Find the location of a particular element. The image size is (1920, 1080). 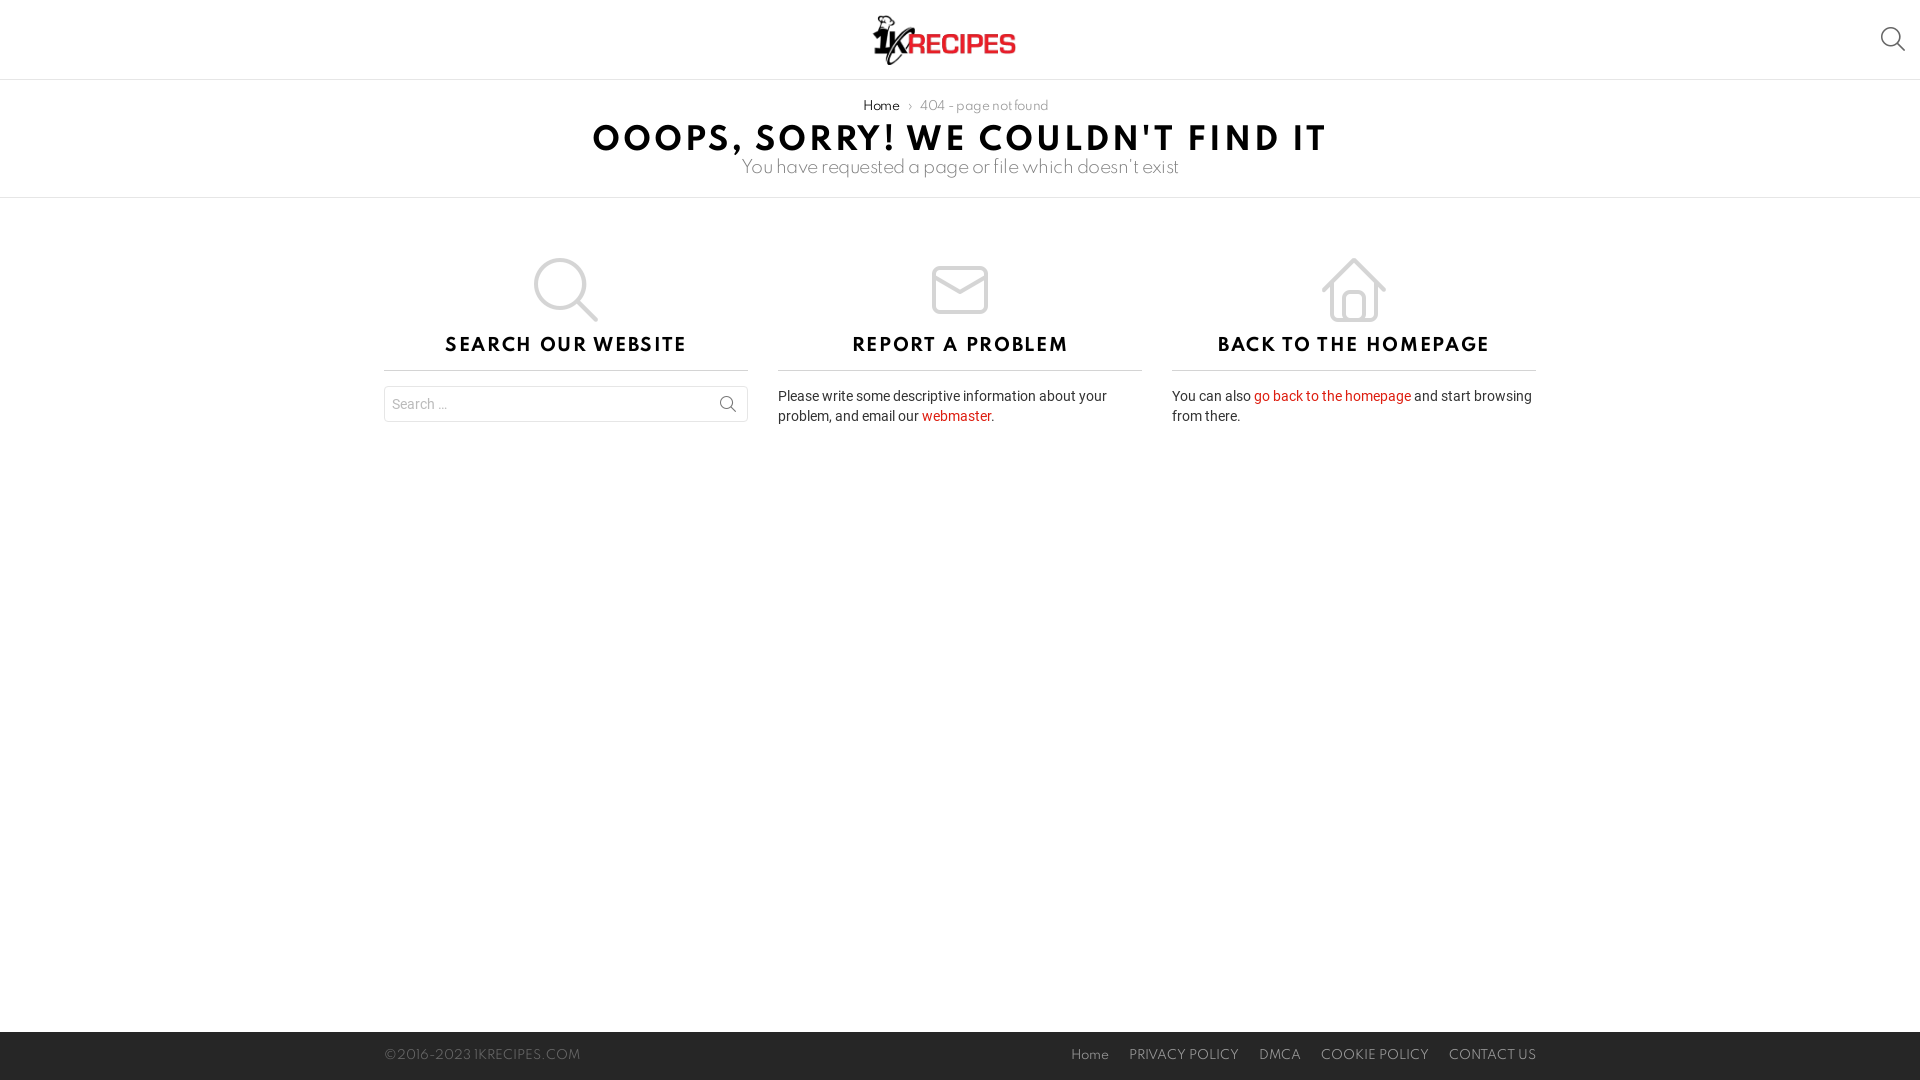

'Home' is located at coordinates (880, 106).